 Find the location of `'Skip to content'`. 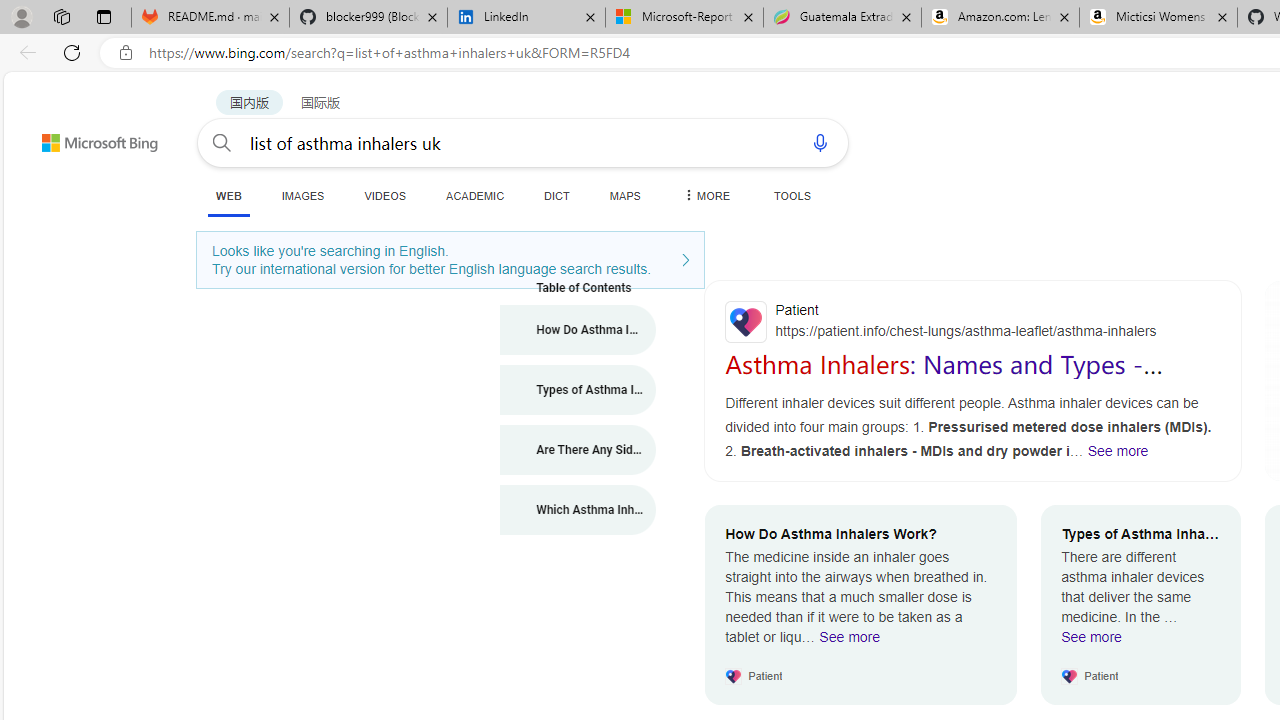

'Skip to content' is located at coordinates (64, 133).